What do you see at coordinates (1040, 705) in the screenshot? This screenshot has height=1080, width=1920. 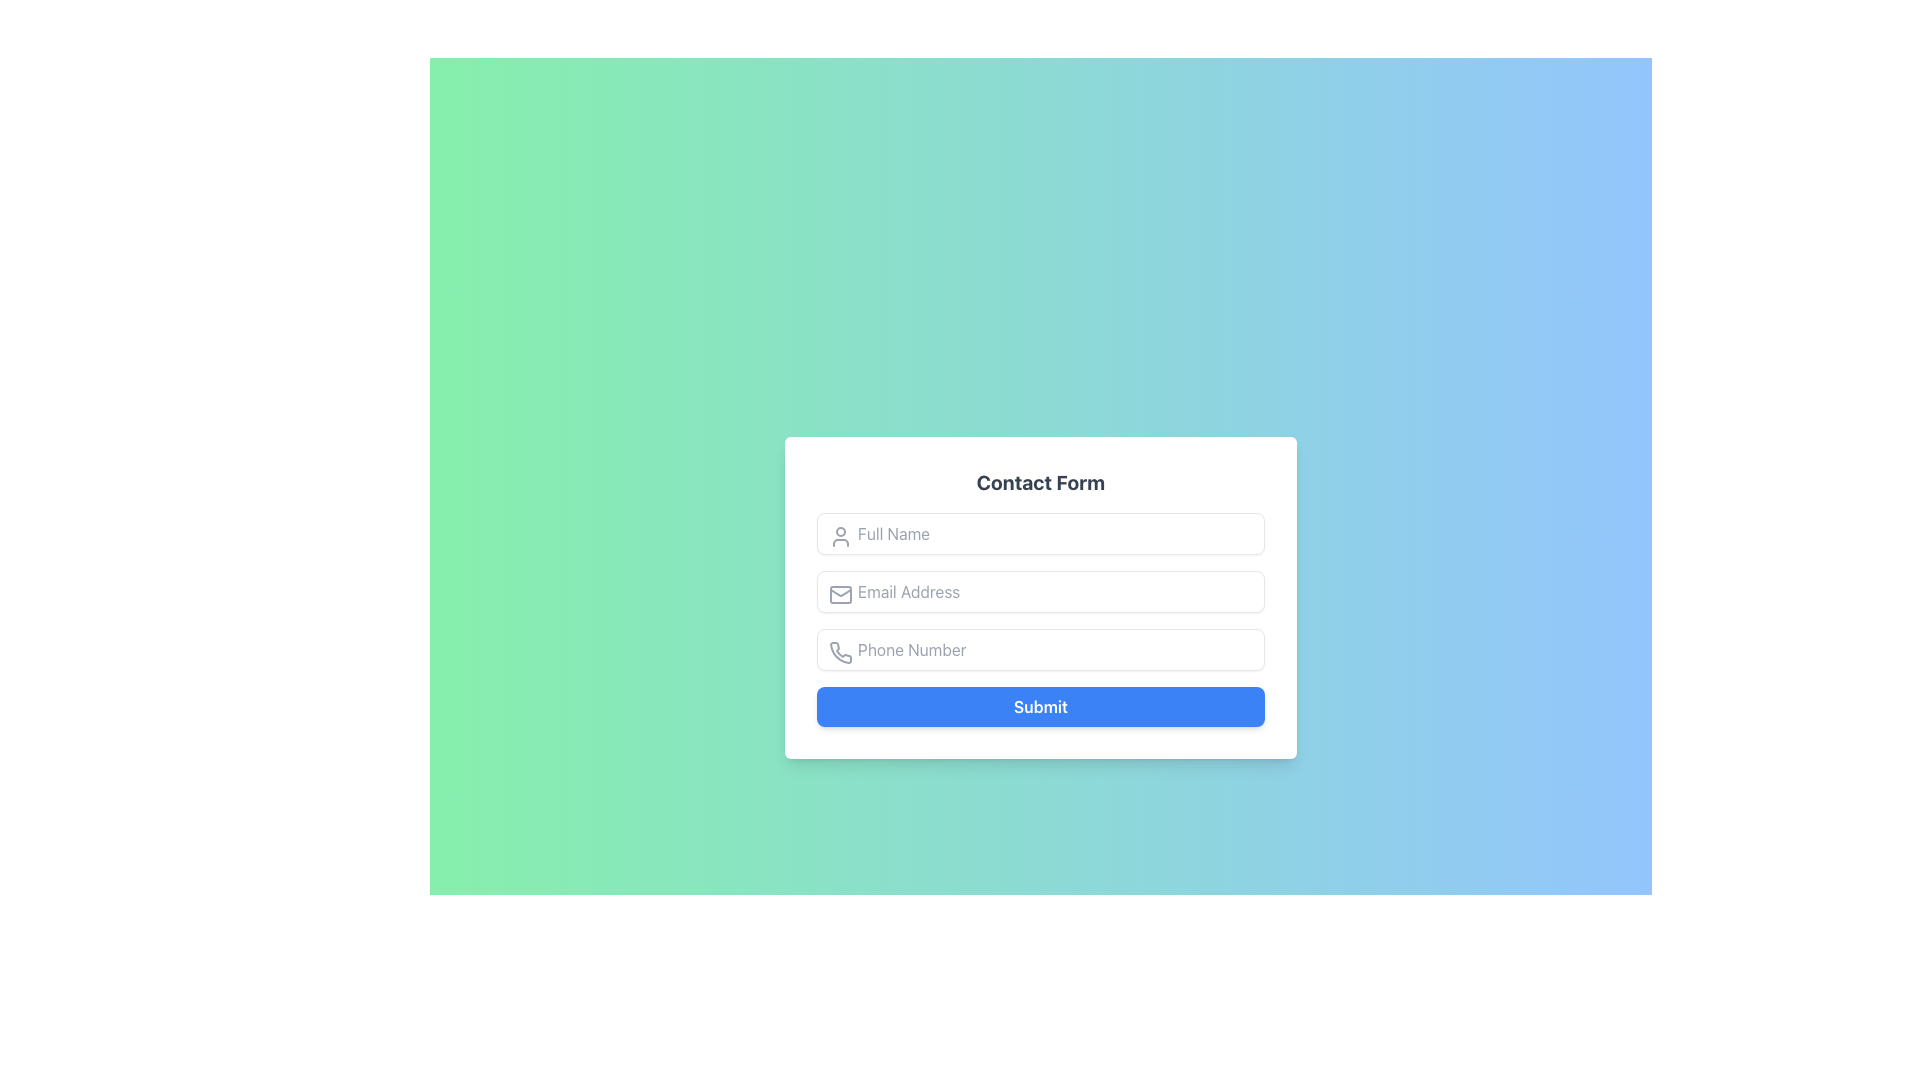 I see `the 'Submit' button, which is a rectangular button with rounded corners and a blue background, located at the bottom of the form beneath three input fields` at bounding box center [1040, 705].